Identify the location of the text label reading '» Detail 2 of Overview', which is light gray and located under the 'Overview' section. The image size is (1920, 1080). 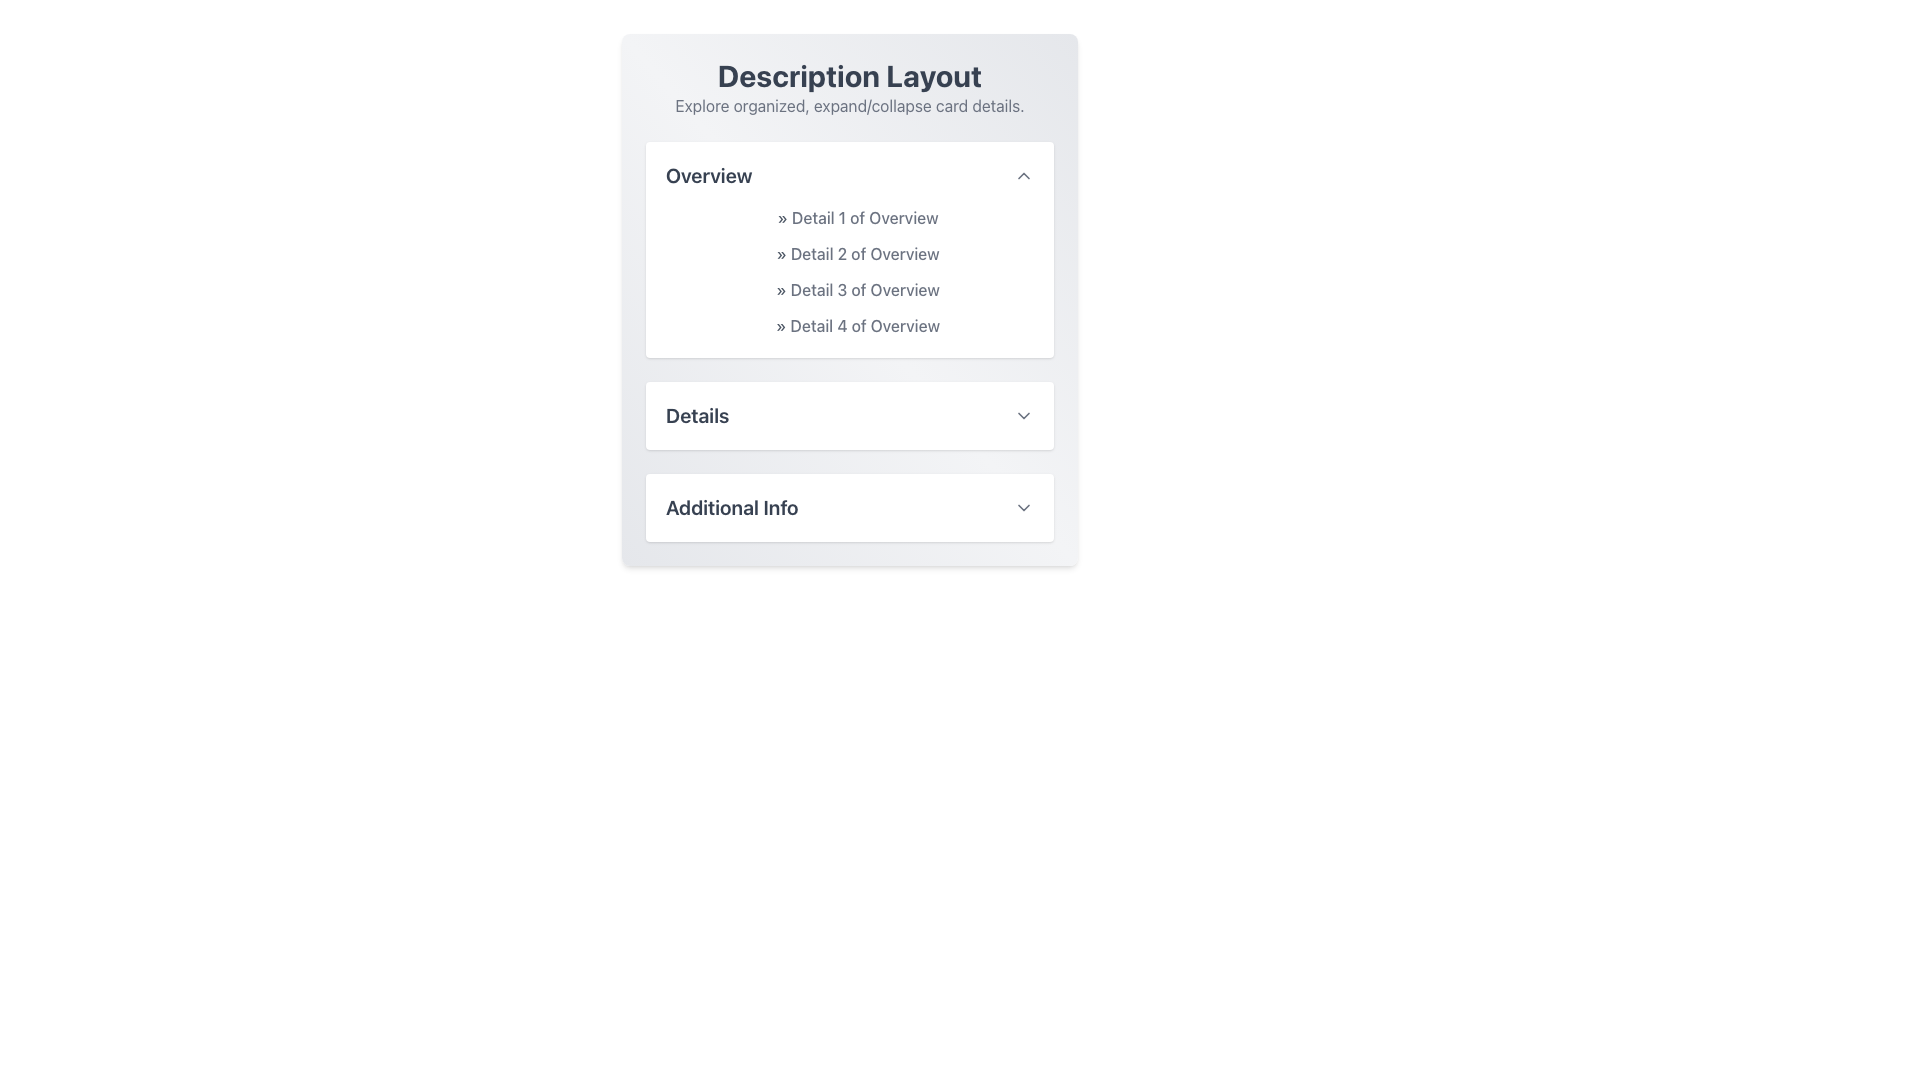
(849, 253).